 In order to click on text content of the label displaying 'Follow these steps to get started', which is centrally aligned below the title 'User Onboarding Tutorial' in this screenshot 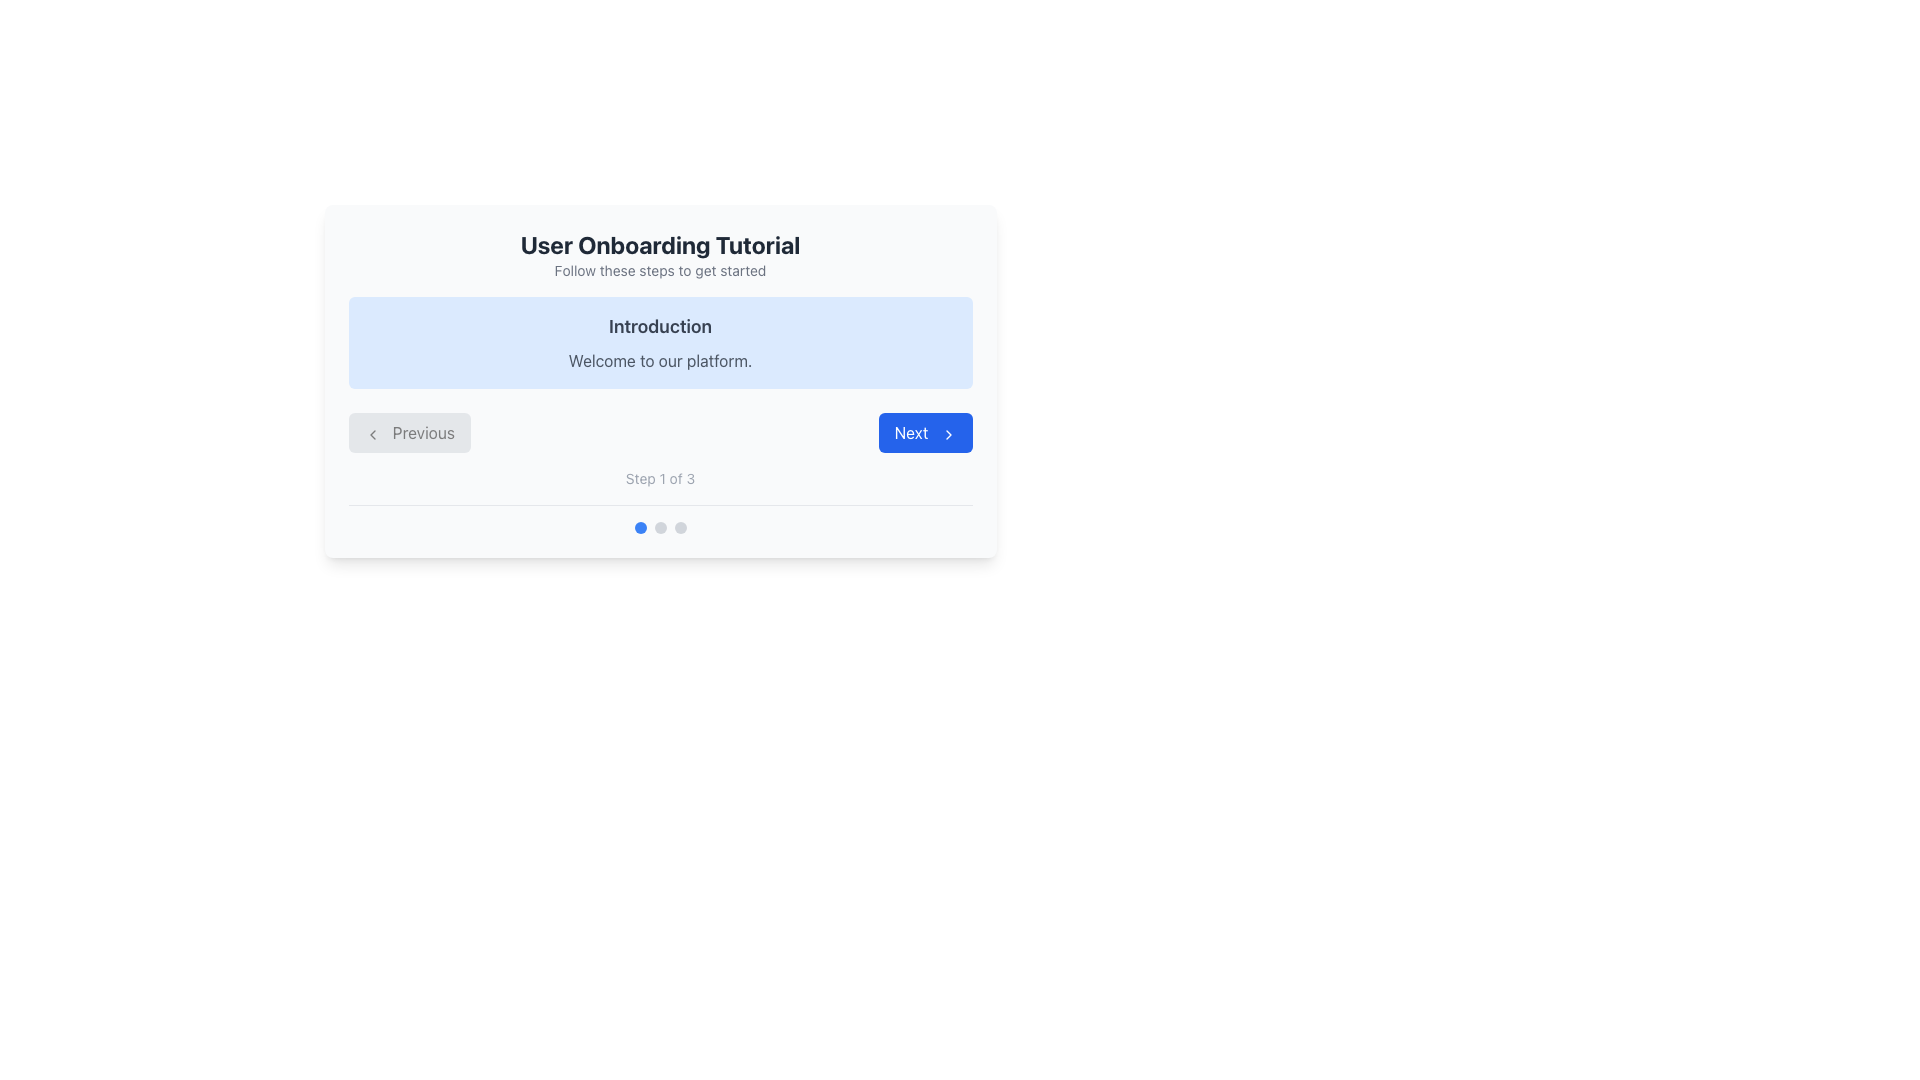, I will do `click(660, 270)`.